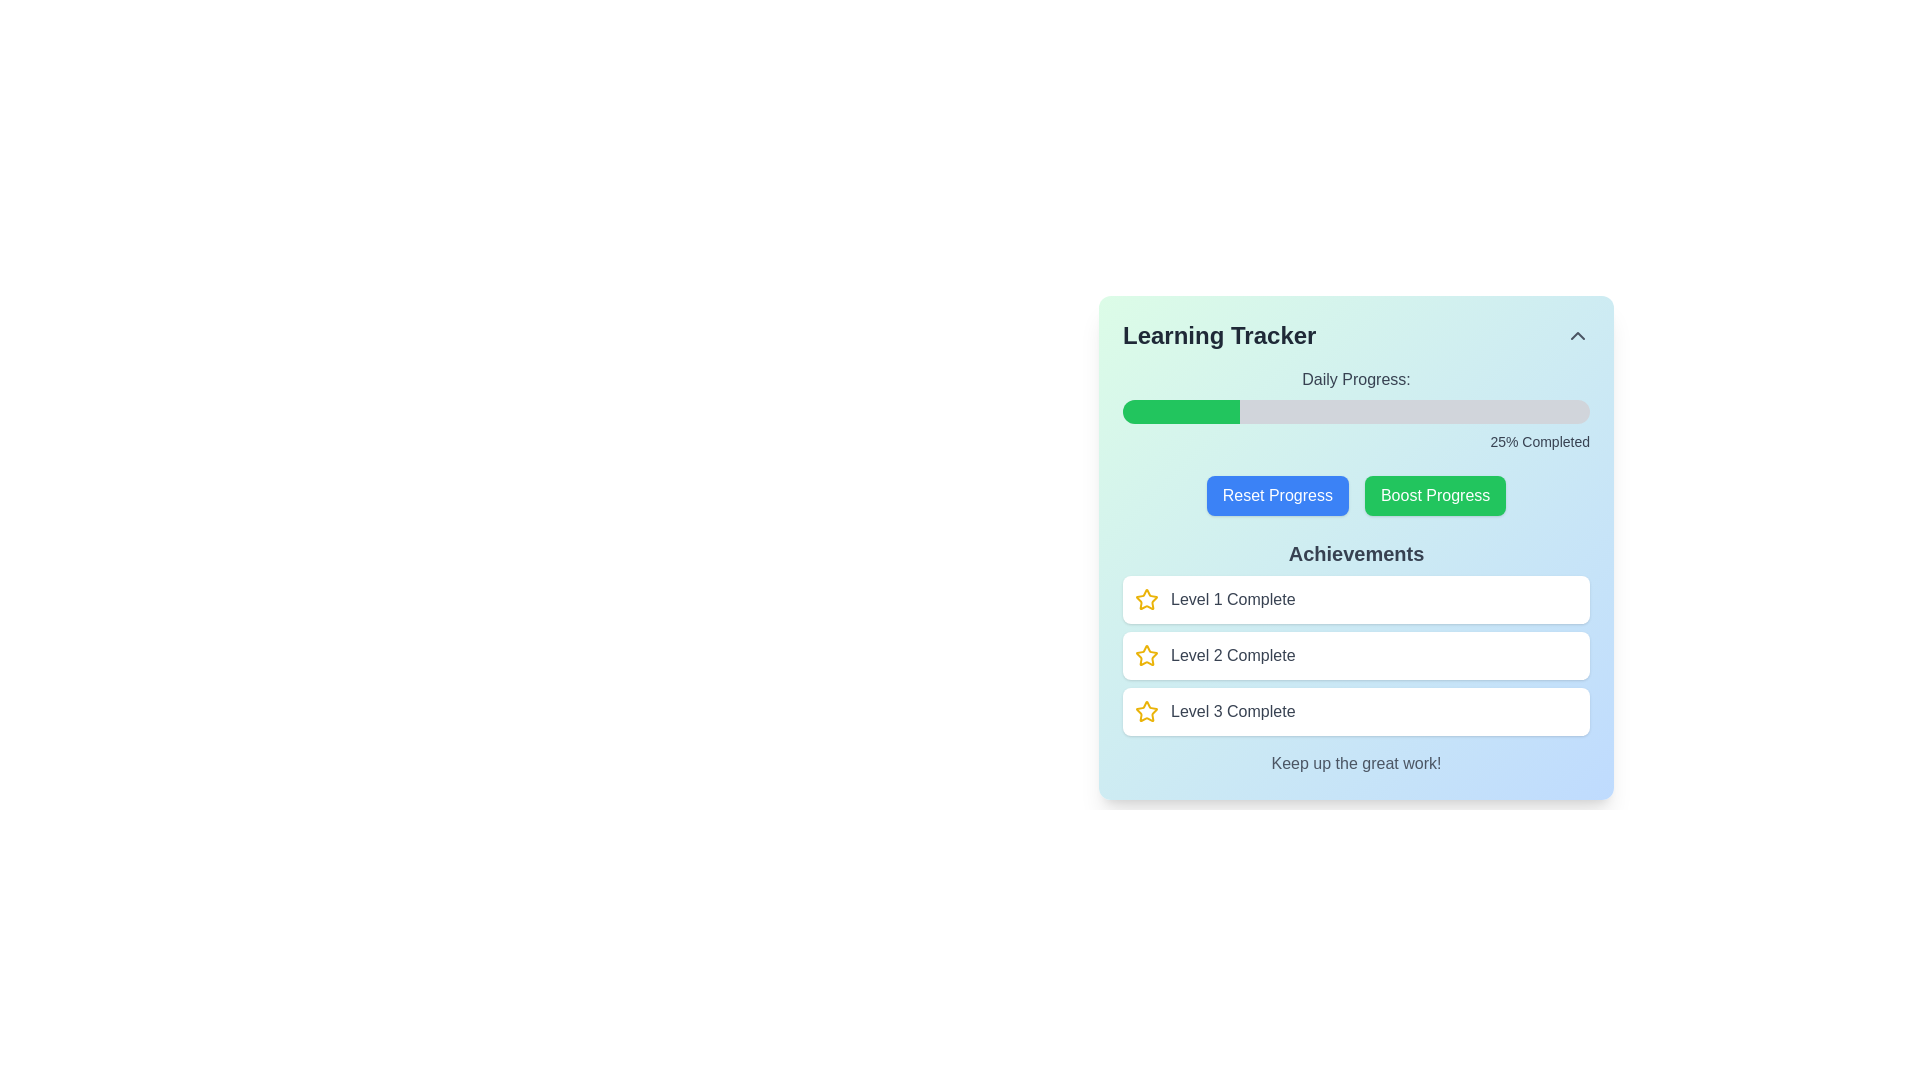  I want to click on the leftmost button below the 'Daily Progress' progress bar in the 'Learning Tracker' panel to reset progress, so click(1276, 495).